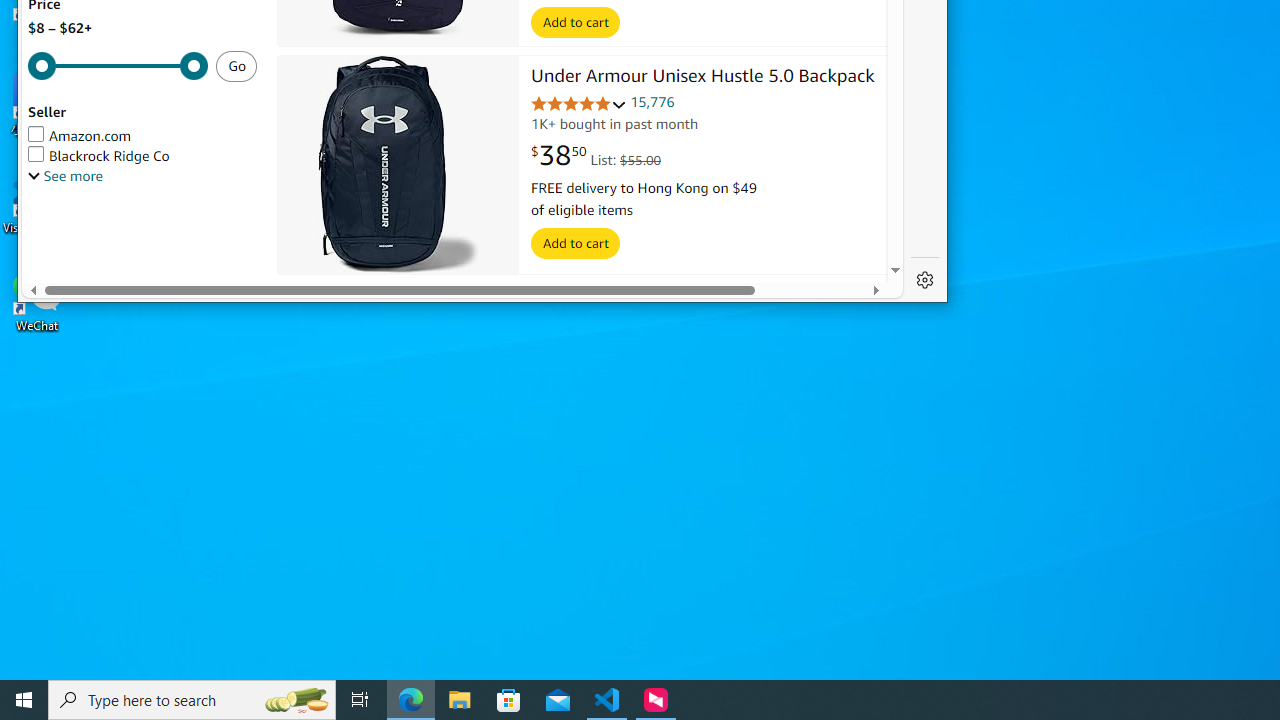  I want to click on 'Add to cart', so click(575, 243).